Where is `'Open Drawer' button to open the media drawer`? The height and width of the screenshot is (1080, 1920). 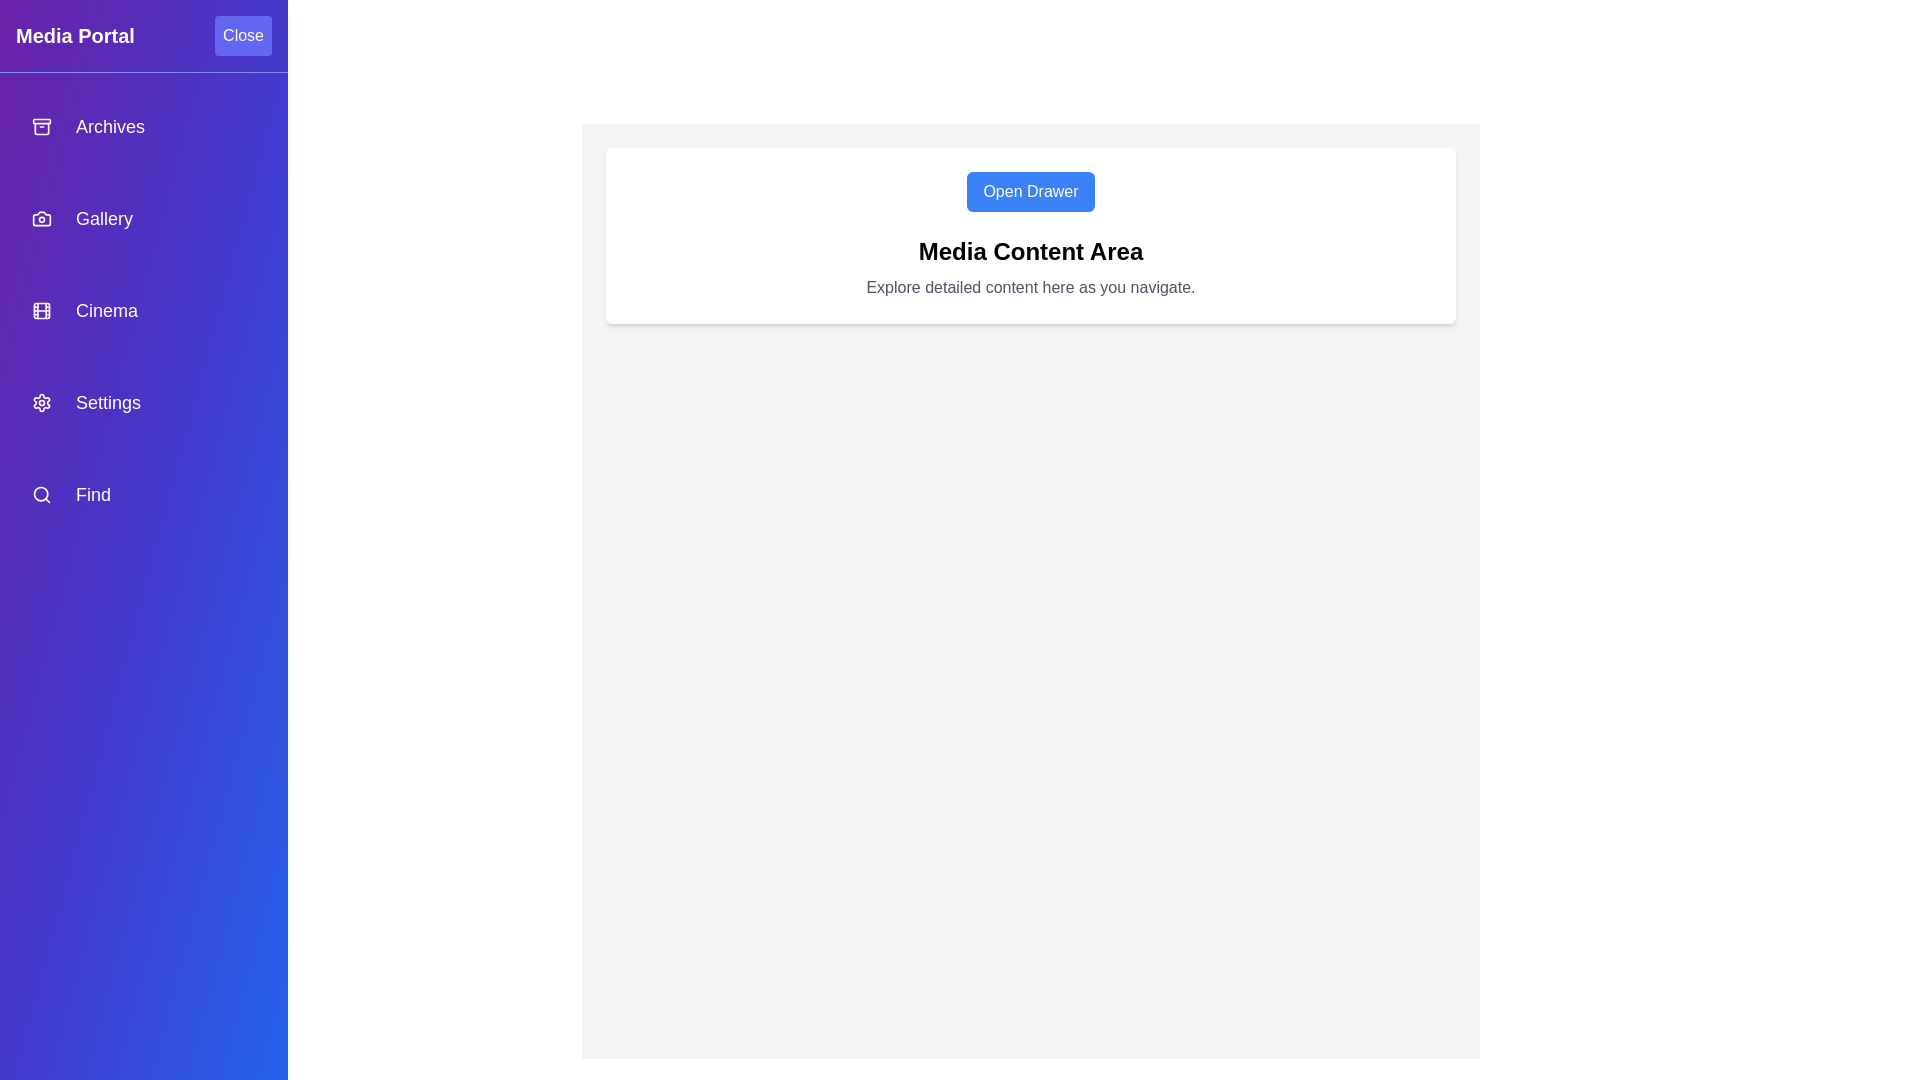
'Open Drawer' button to open the media drawer is located at coordinates (1031, 192).